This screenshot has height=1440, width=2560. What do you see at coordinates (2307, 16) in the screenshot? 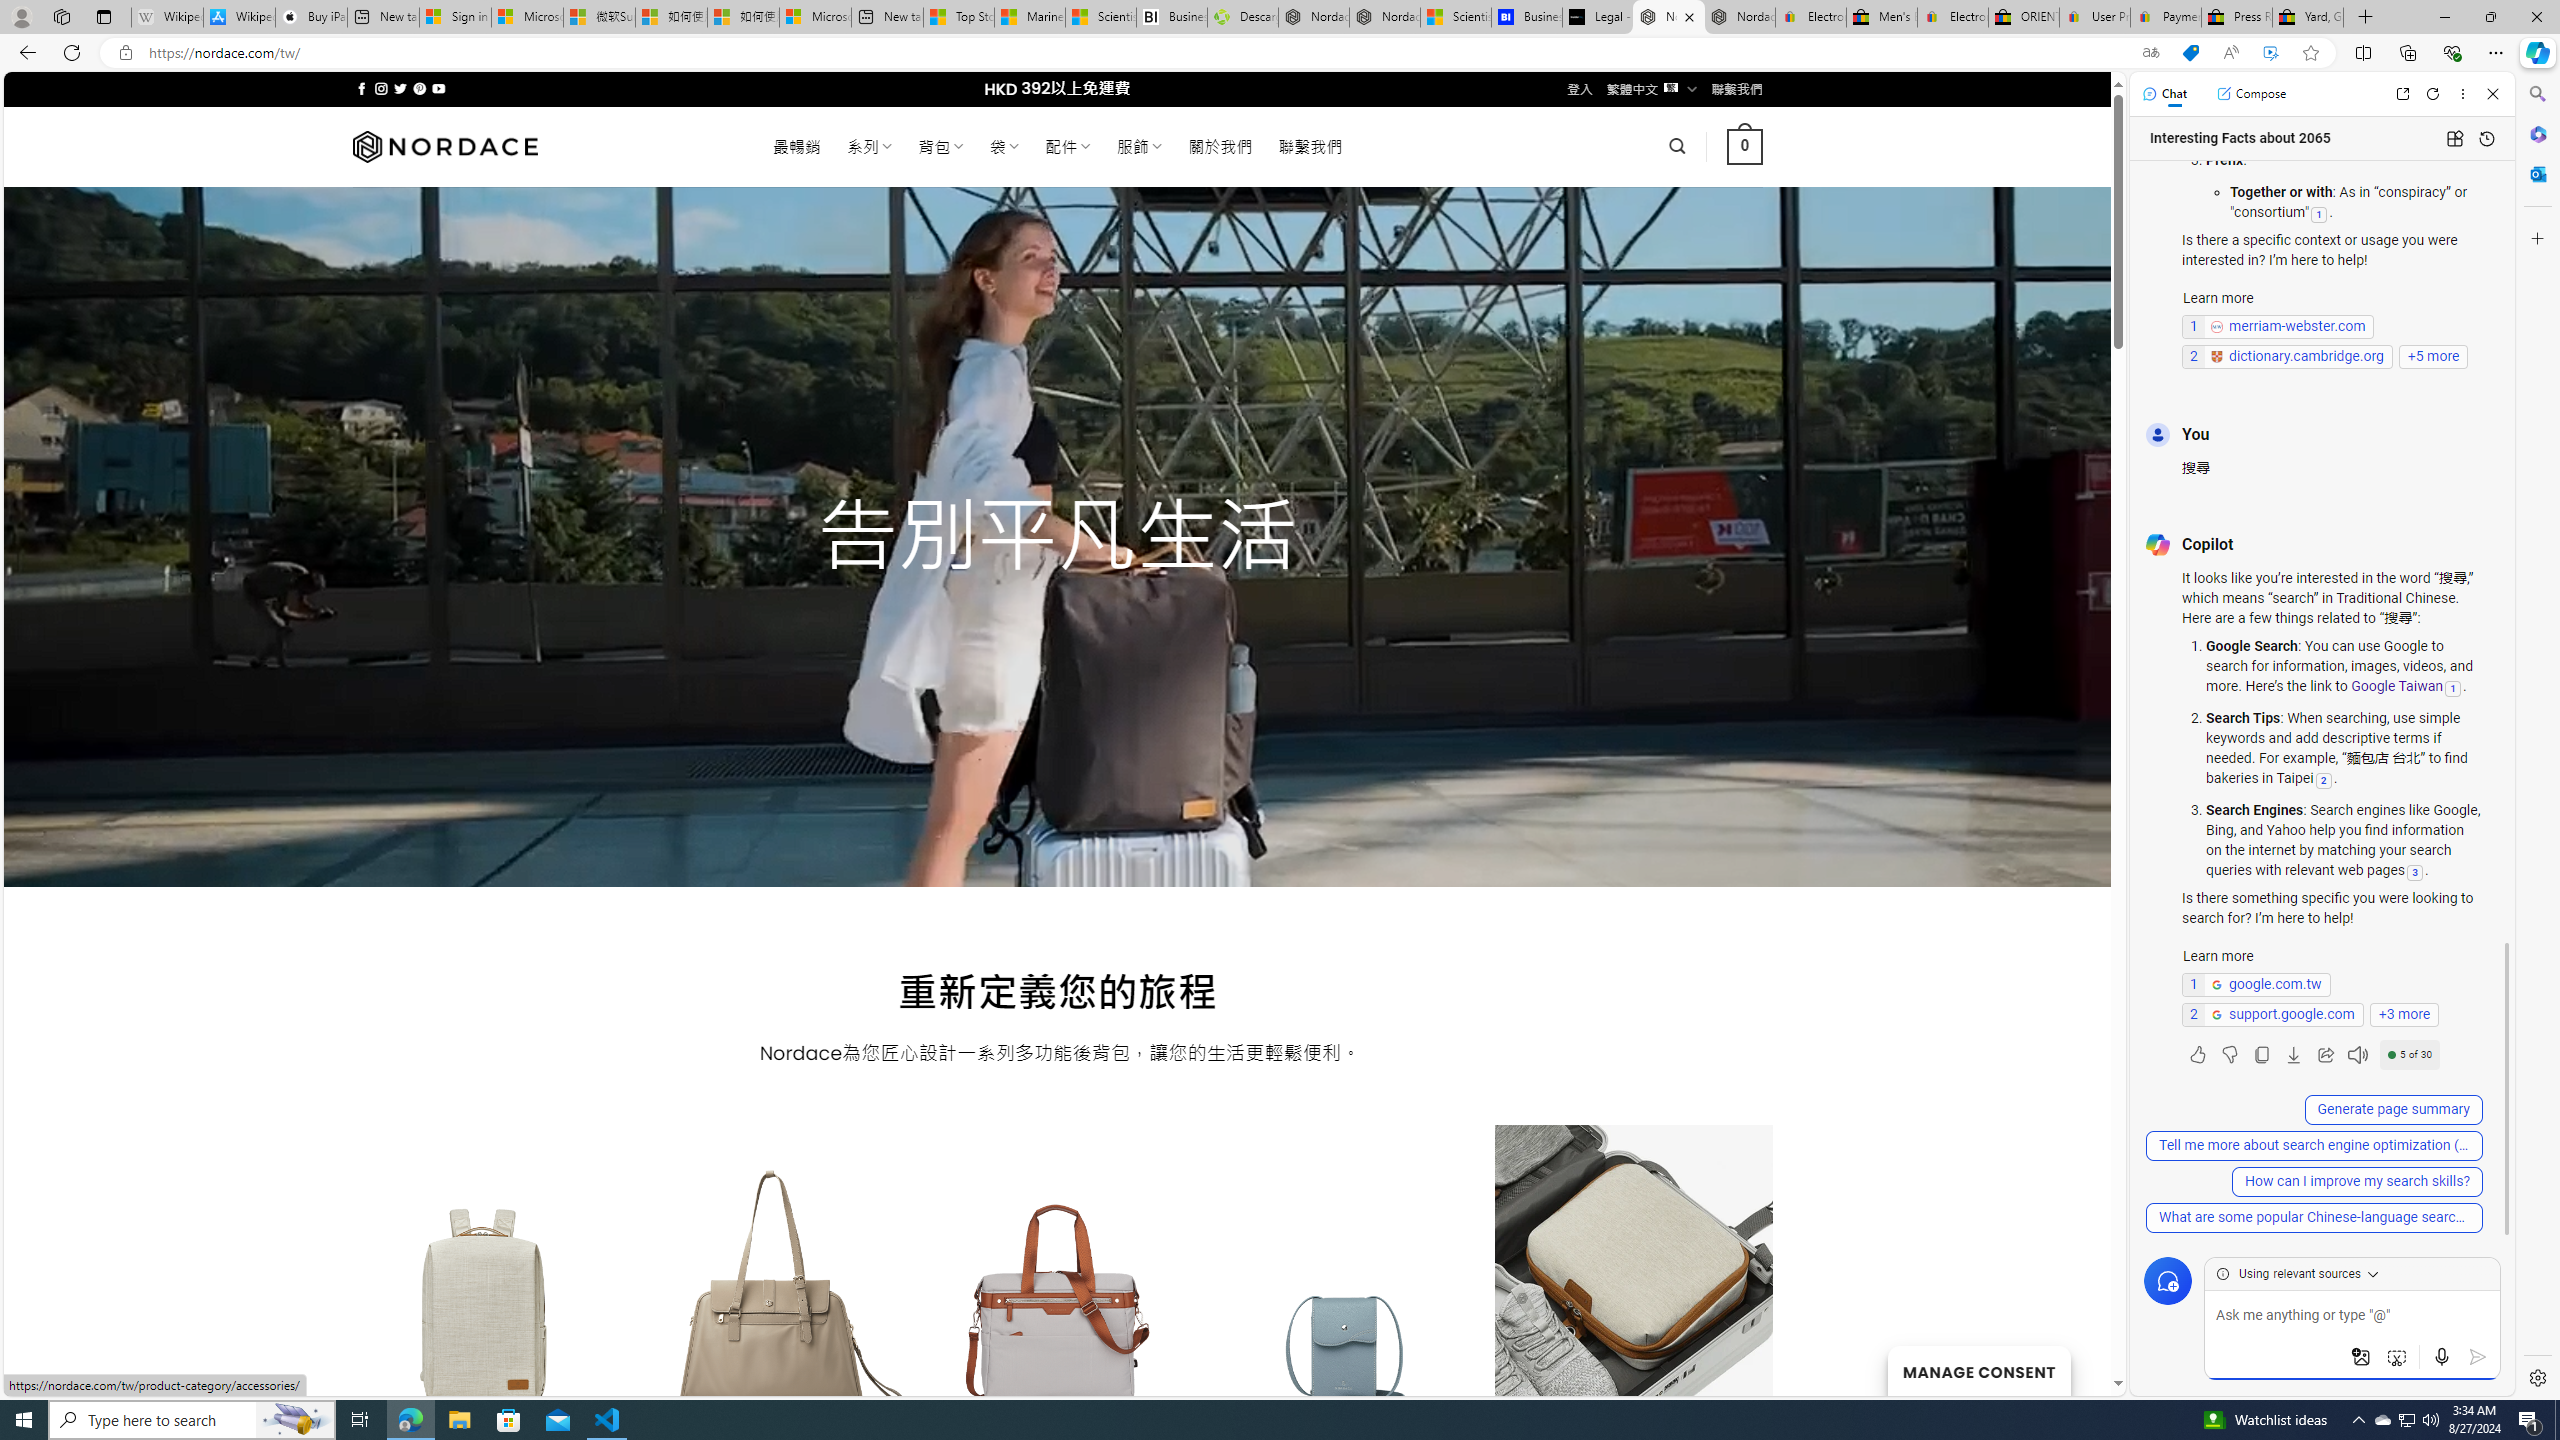
I see `'Yard, Garden & Outdoor Living'` at bounding box center [2307, 16].